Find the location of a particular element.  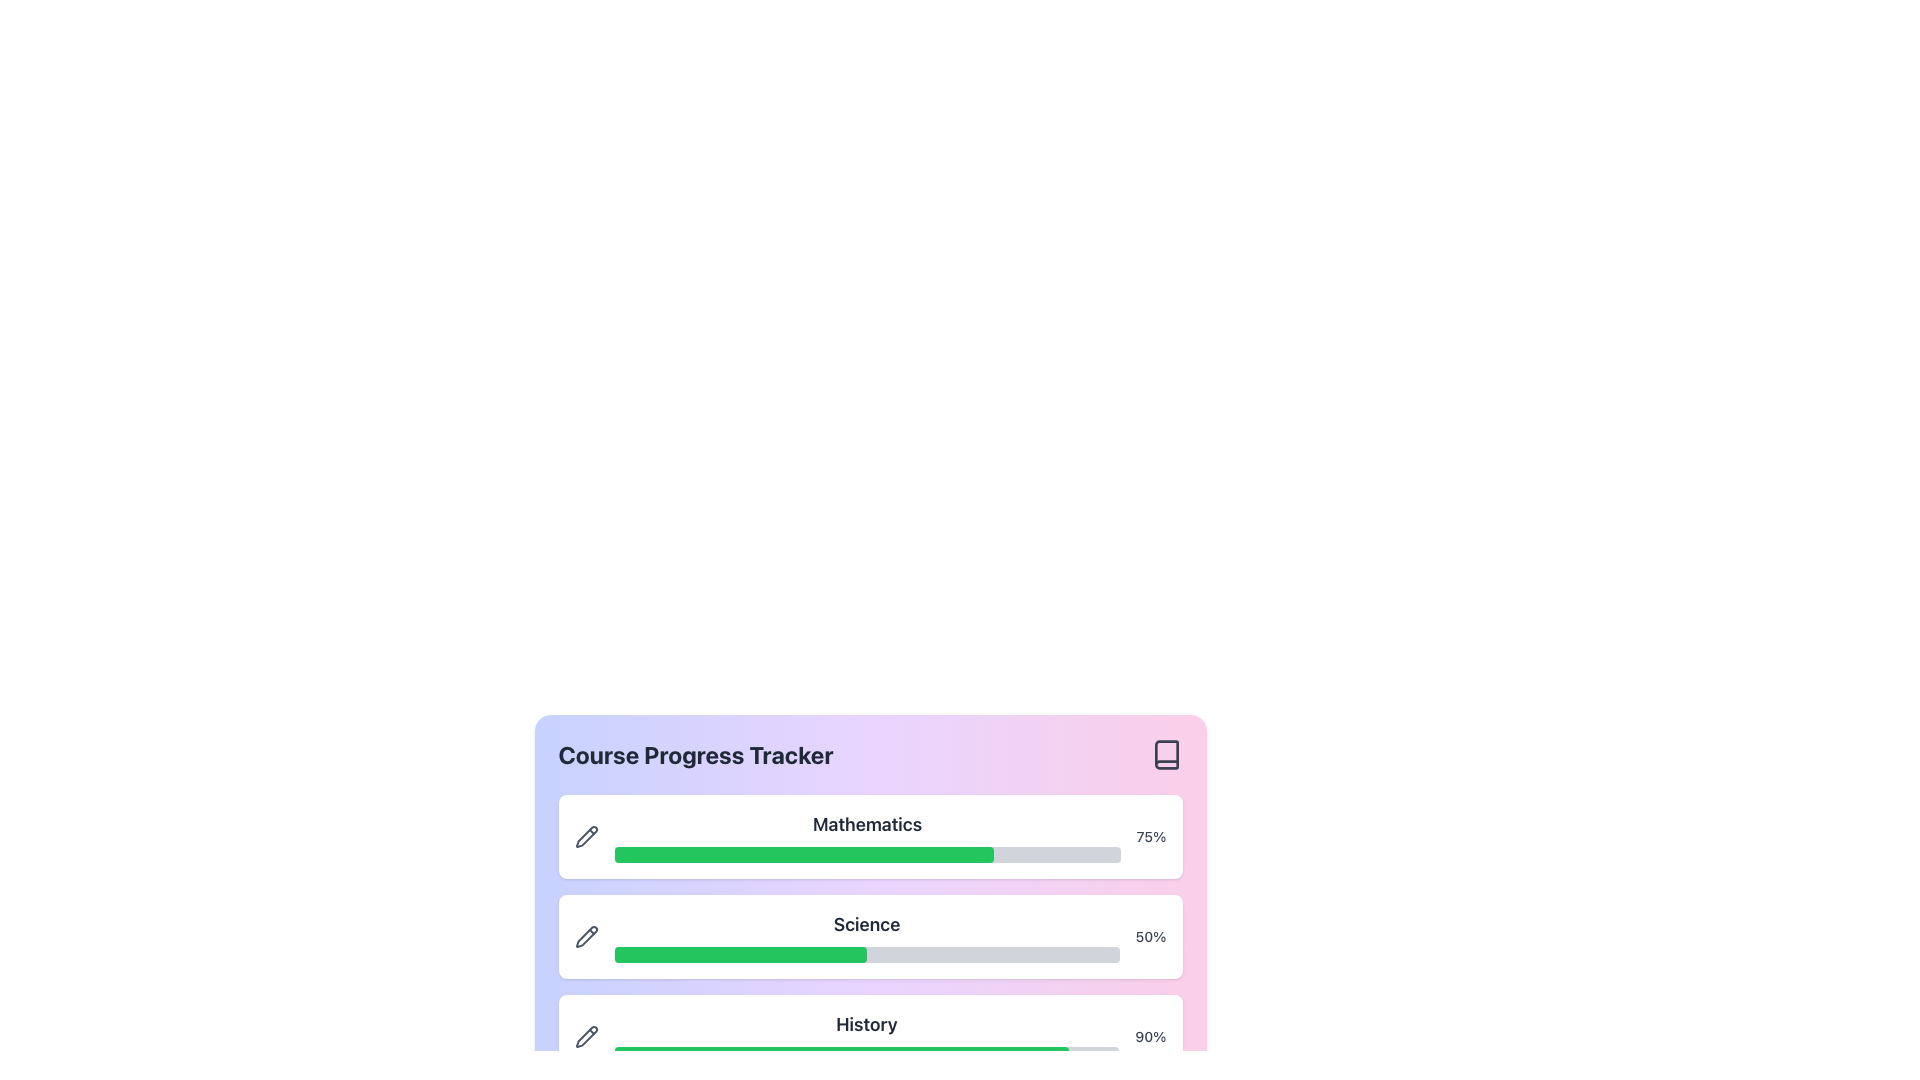

the progress visually of the 'Mathematics' course progress bar, which indicates that 75% of the course has been completed is located at coordinates (804, 855).